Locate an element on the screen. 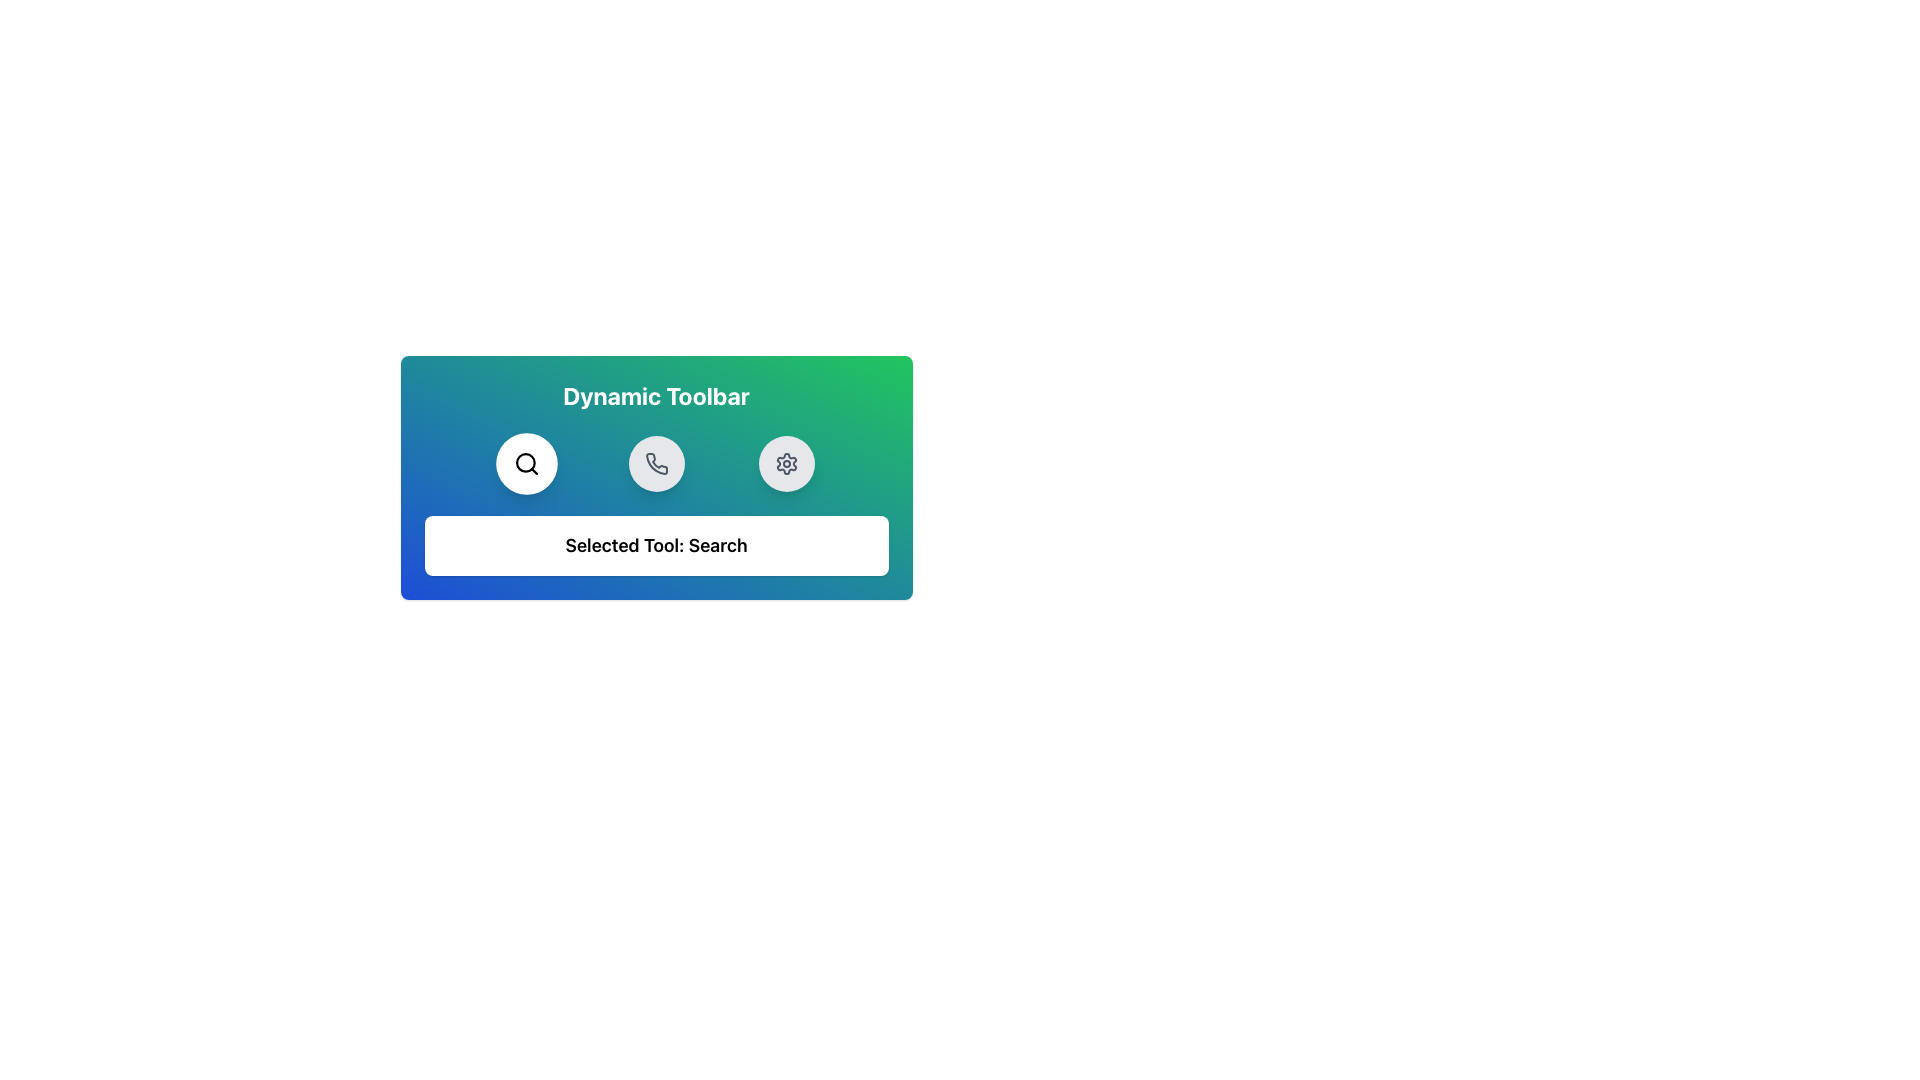 The image size is (1920, 1080). the Informational Label displaying 'Selected Tool: Search', which is a rectangular section with a white background and rounded corners, positioned at the bottom center of the Dynamic Toolbar is located at coordinates (656, 546).